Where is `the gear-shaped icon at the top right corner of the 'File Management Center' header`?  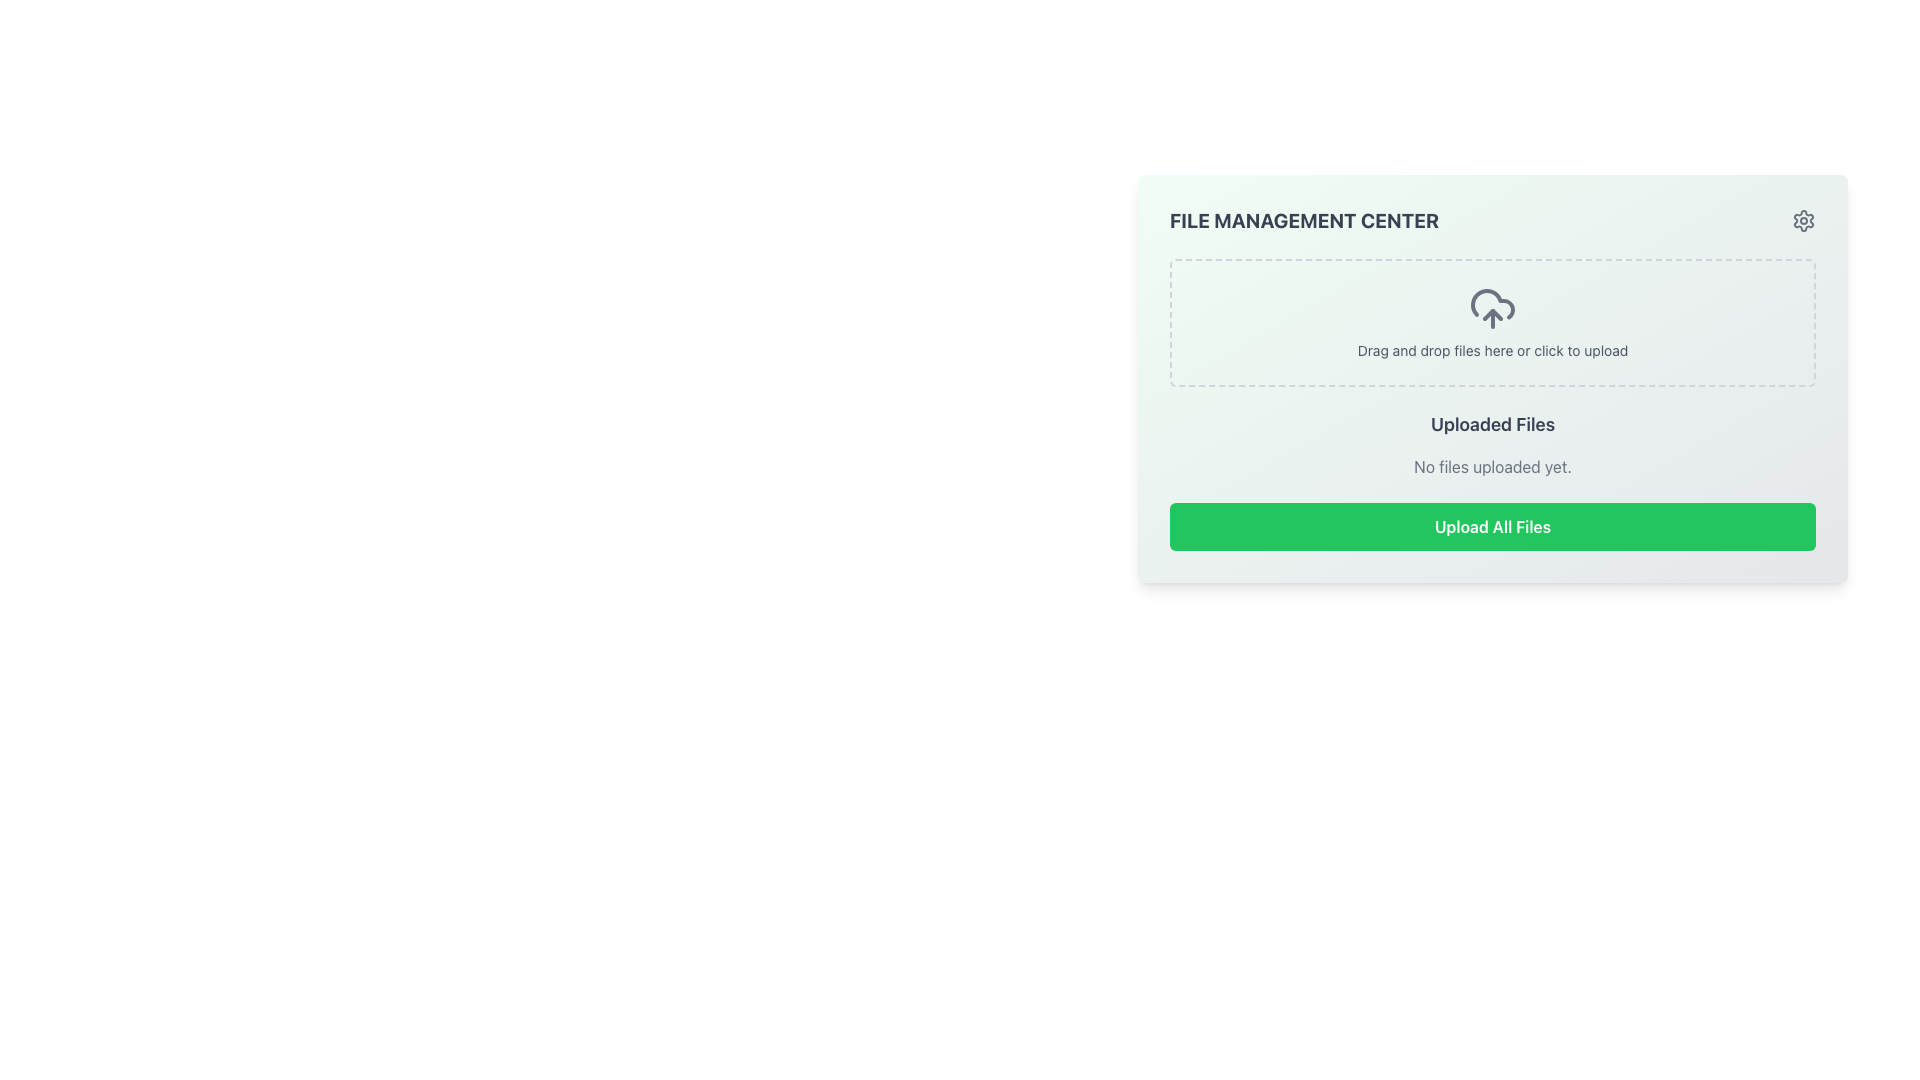
the gear-shaped icon at the top right corner of the 'File Management Center' header is located at coordinates (1804, 220).